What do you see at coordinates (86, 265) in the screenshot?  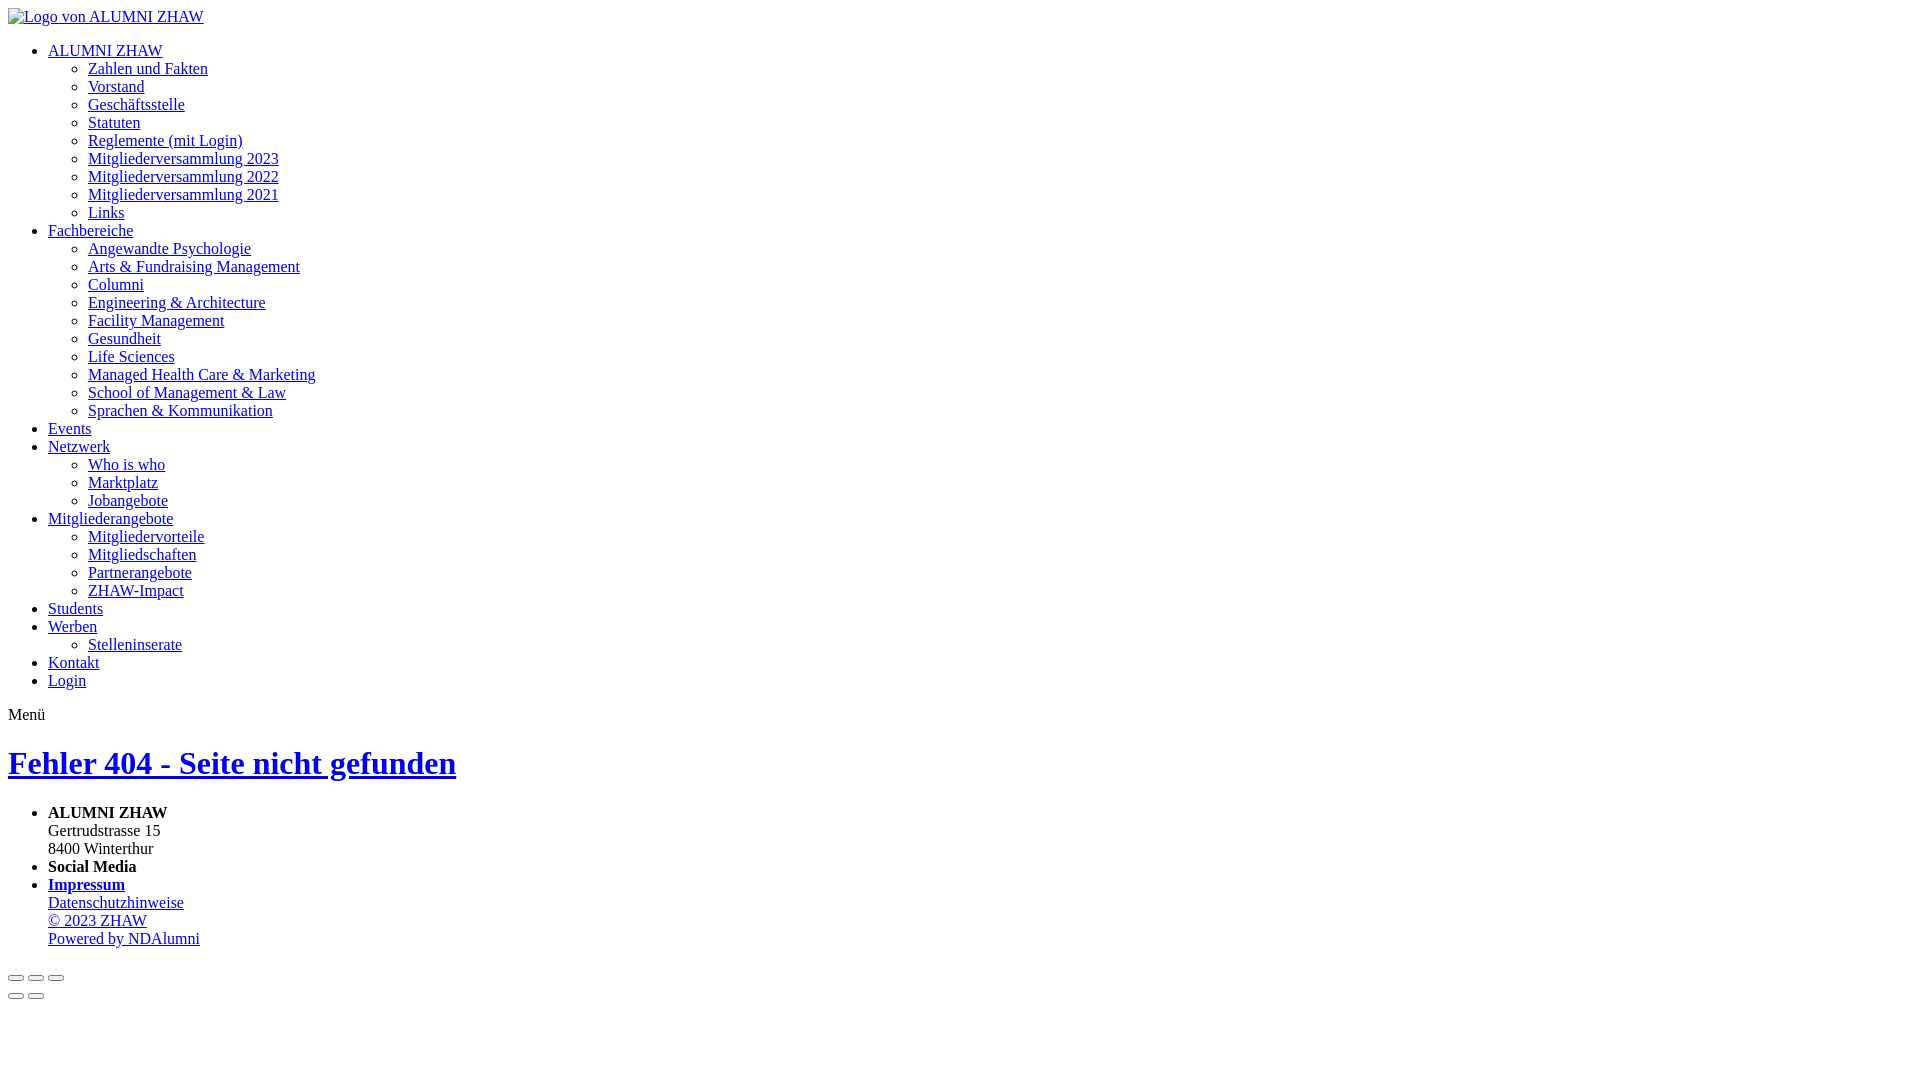 I see `'Arts & Fundraising Management'` at bounding box center [86, 265].